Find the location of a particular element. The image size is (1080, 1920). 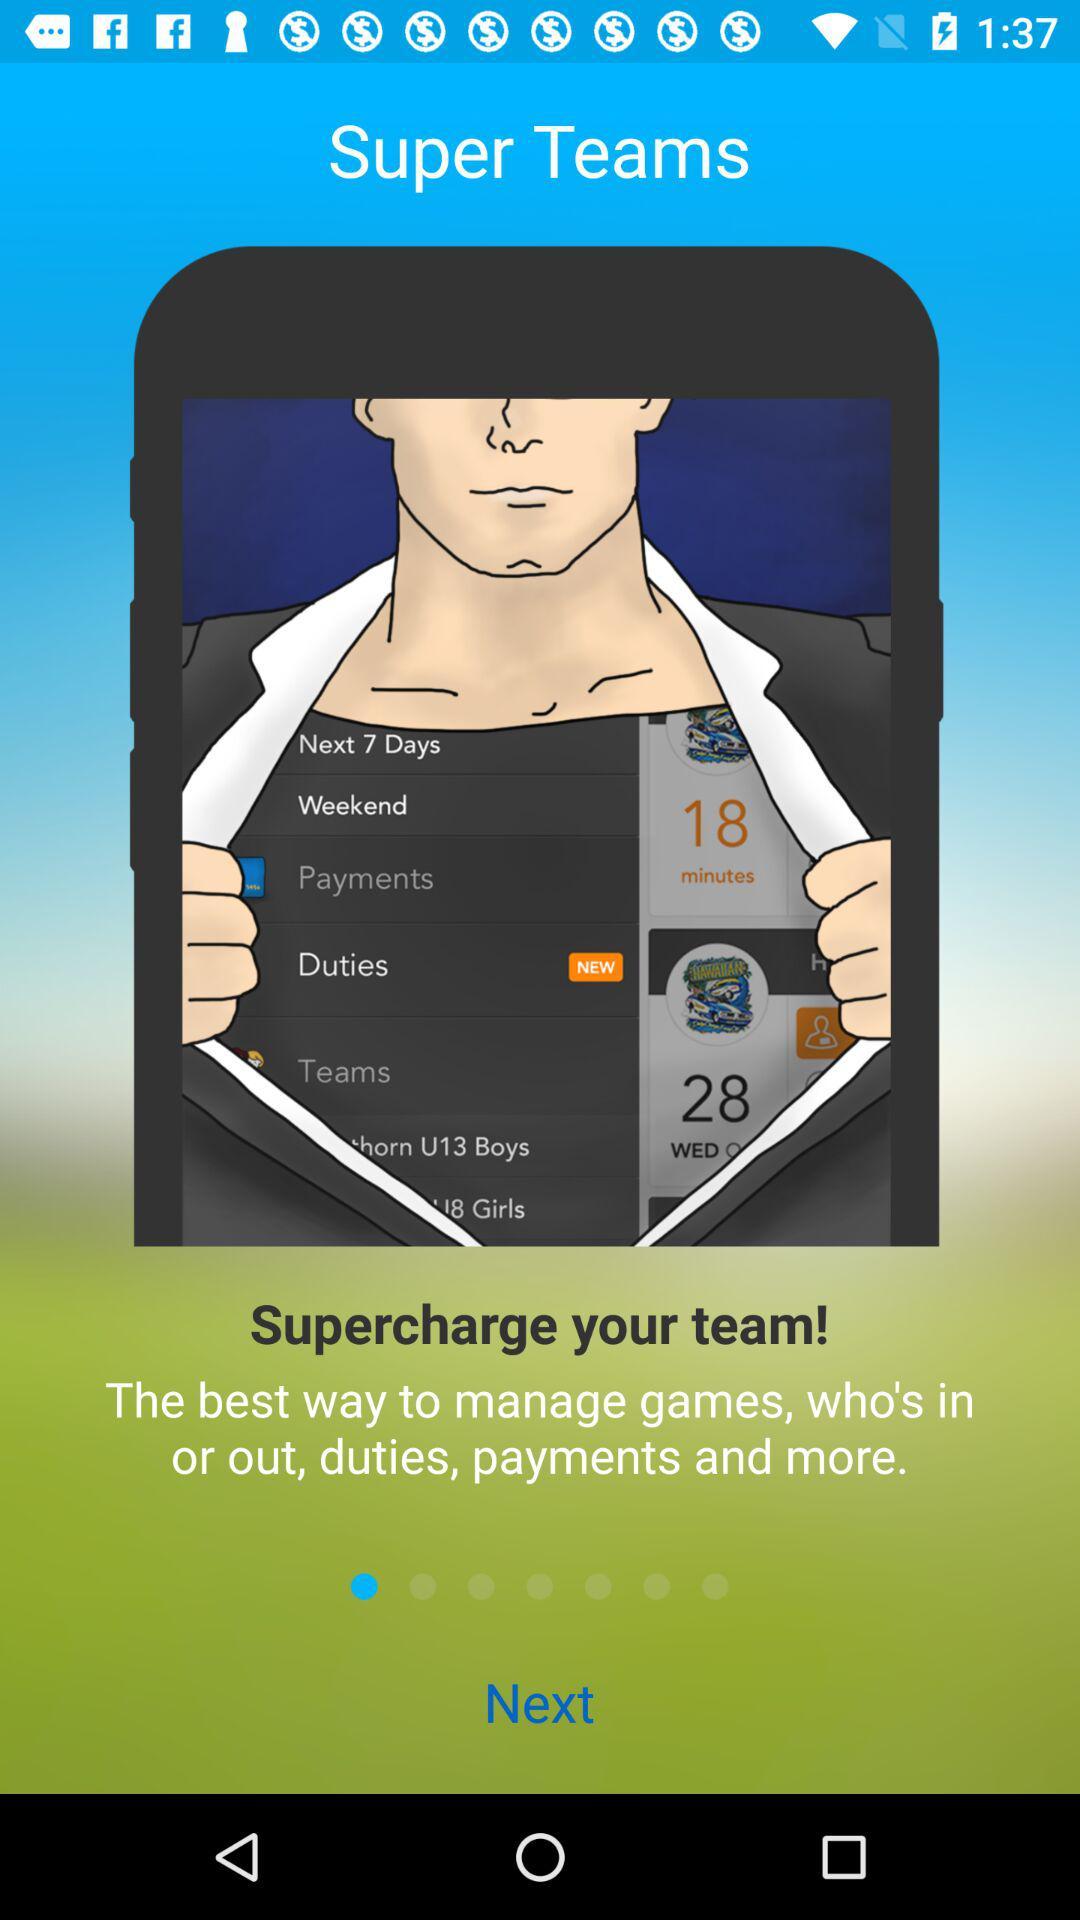

icon below the best way is located at coordinates (714, 1585).